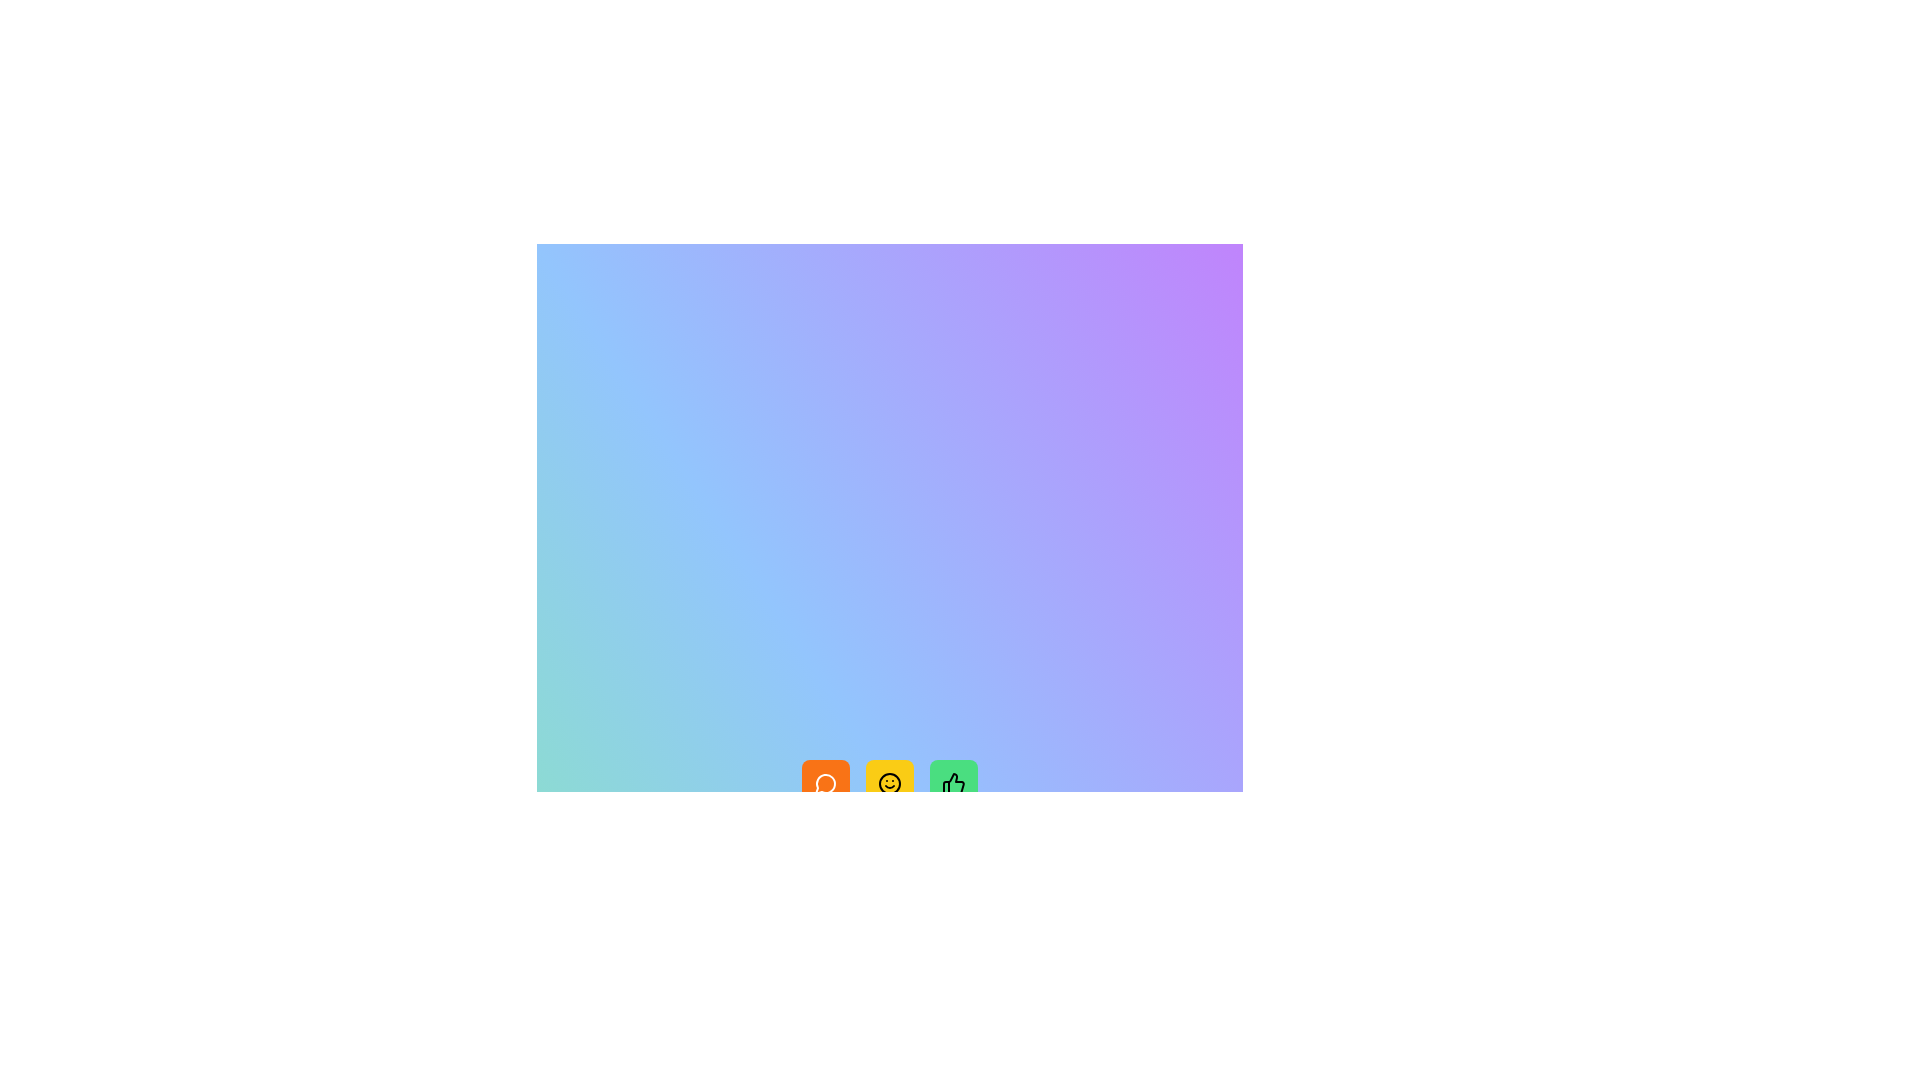 The image size is (1920, 1080). Describe the element at coordinates (888, 782) in the screenshot. I see `the middle yellow button with a smiley face icon` at that location.